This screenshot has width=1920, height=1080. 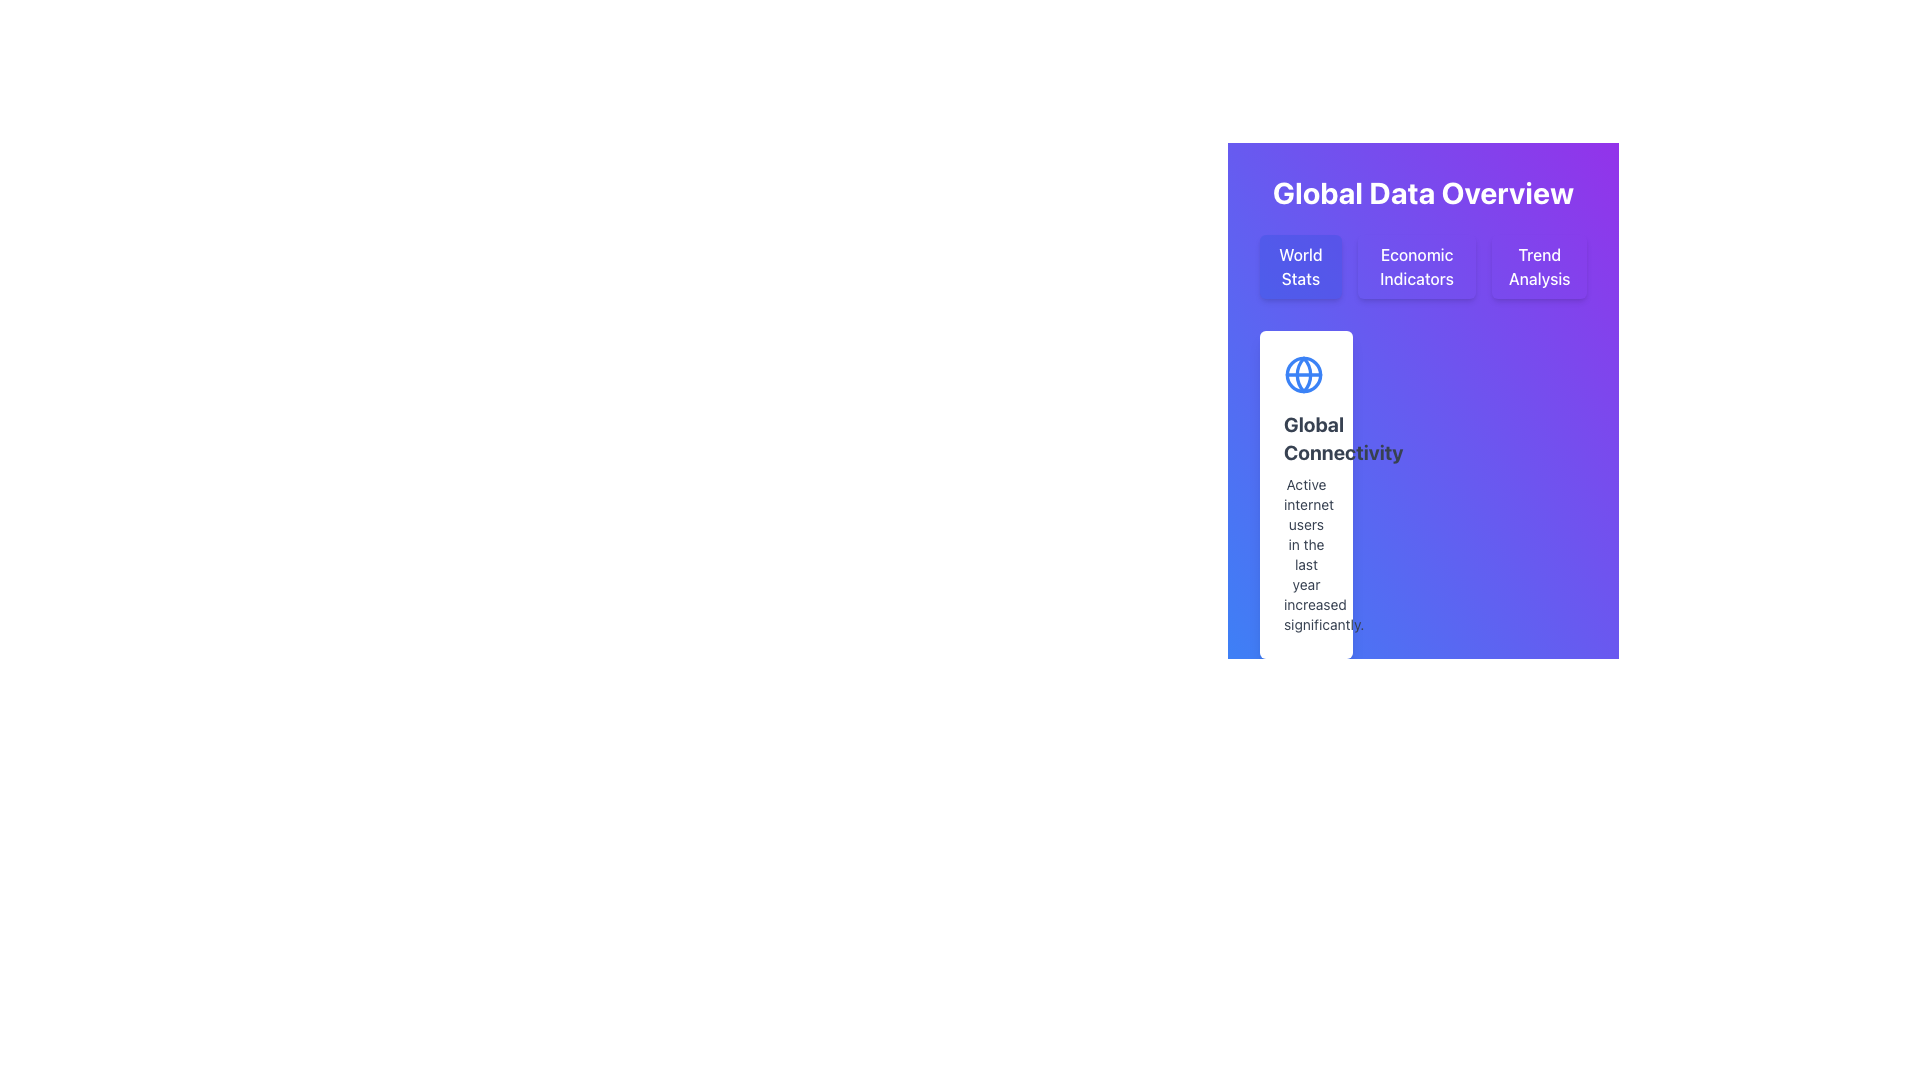 I want to click on the third button in the group of three buttons located at the top-right under 'Global Data Overview', so click(x=1538, y=265).